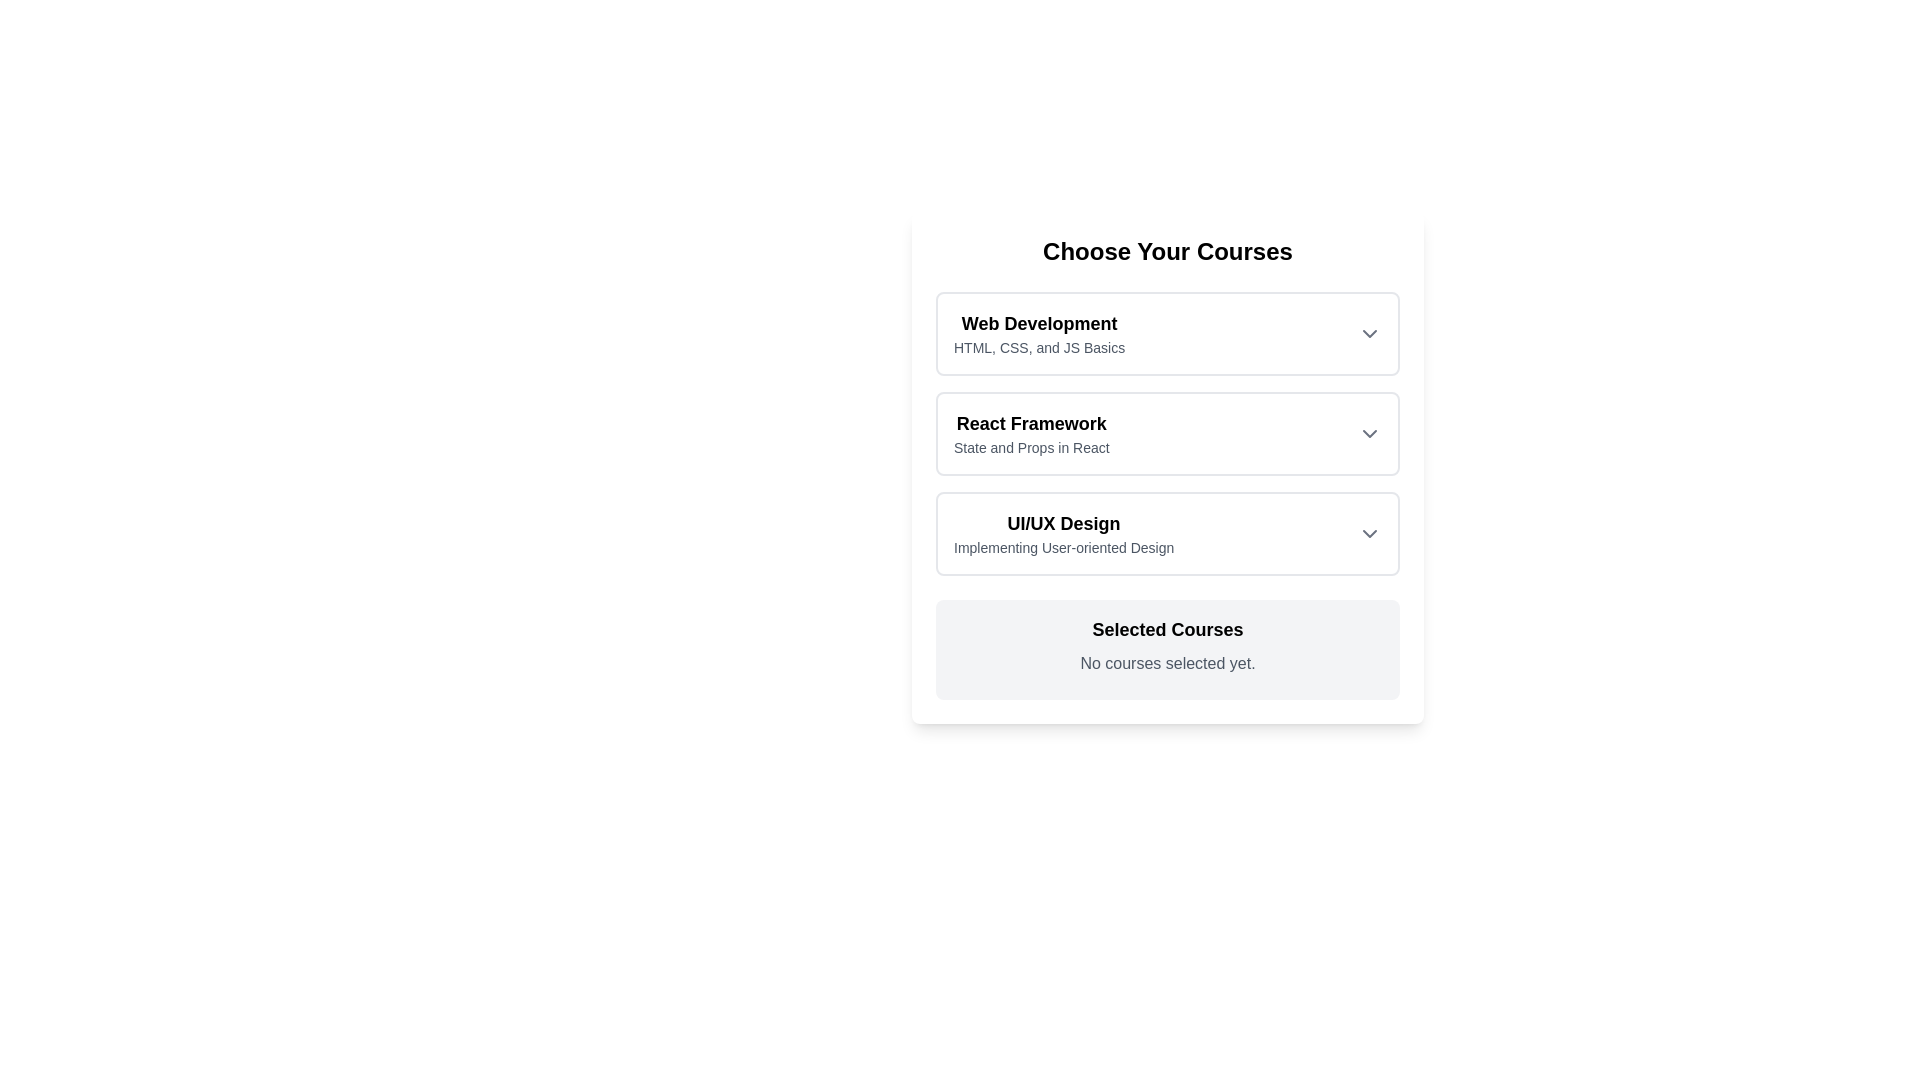 The width and height of the screenshot is (1920, 1080). I want to click on the Text block that serves as the title and description for the UI/UX design course, located in the third section of the course list, between 'React Framework' and 'Selected Courses', so click(1063, 532).